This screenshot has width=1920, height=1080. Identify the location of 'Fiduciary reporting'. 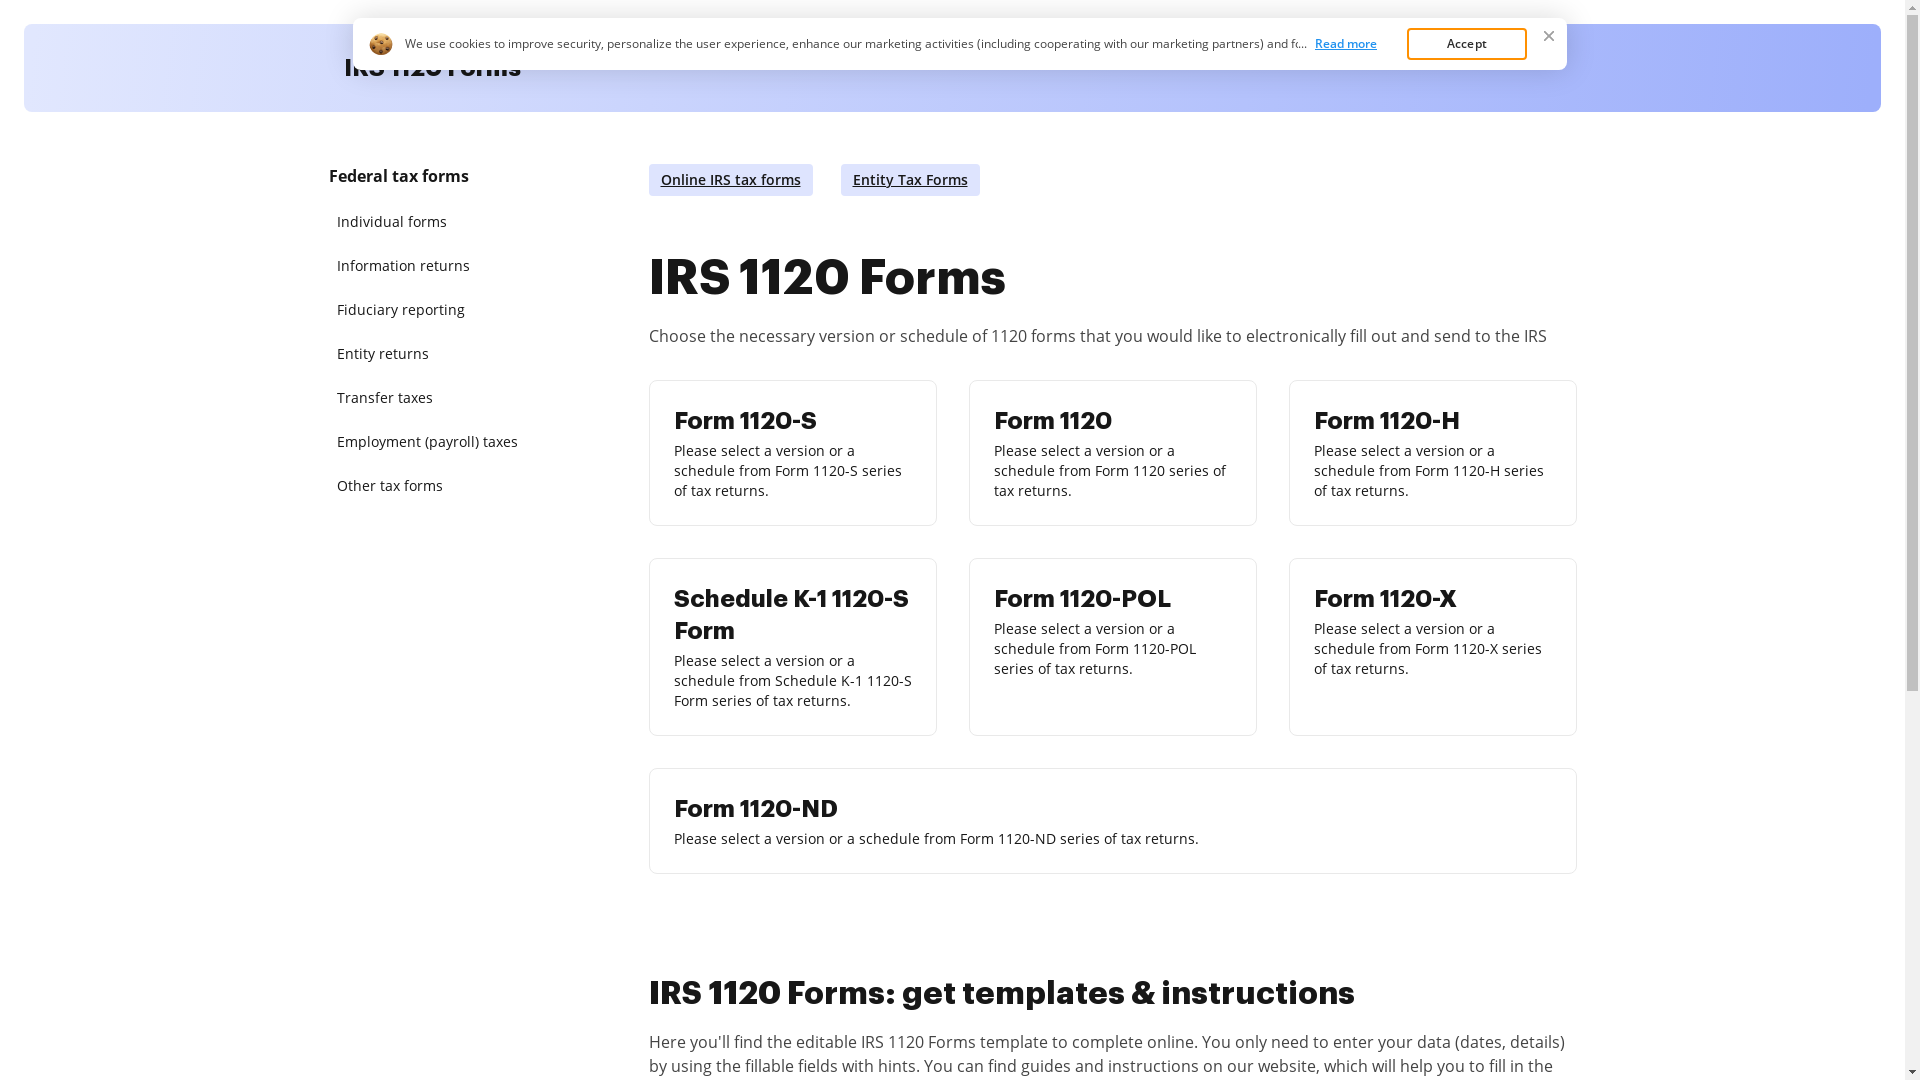
(431, 309).